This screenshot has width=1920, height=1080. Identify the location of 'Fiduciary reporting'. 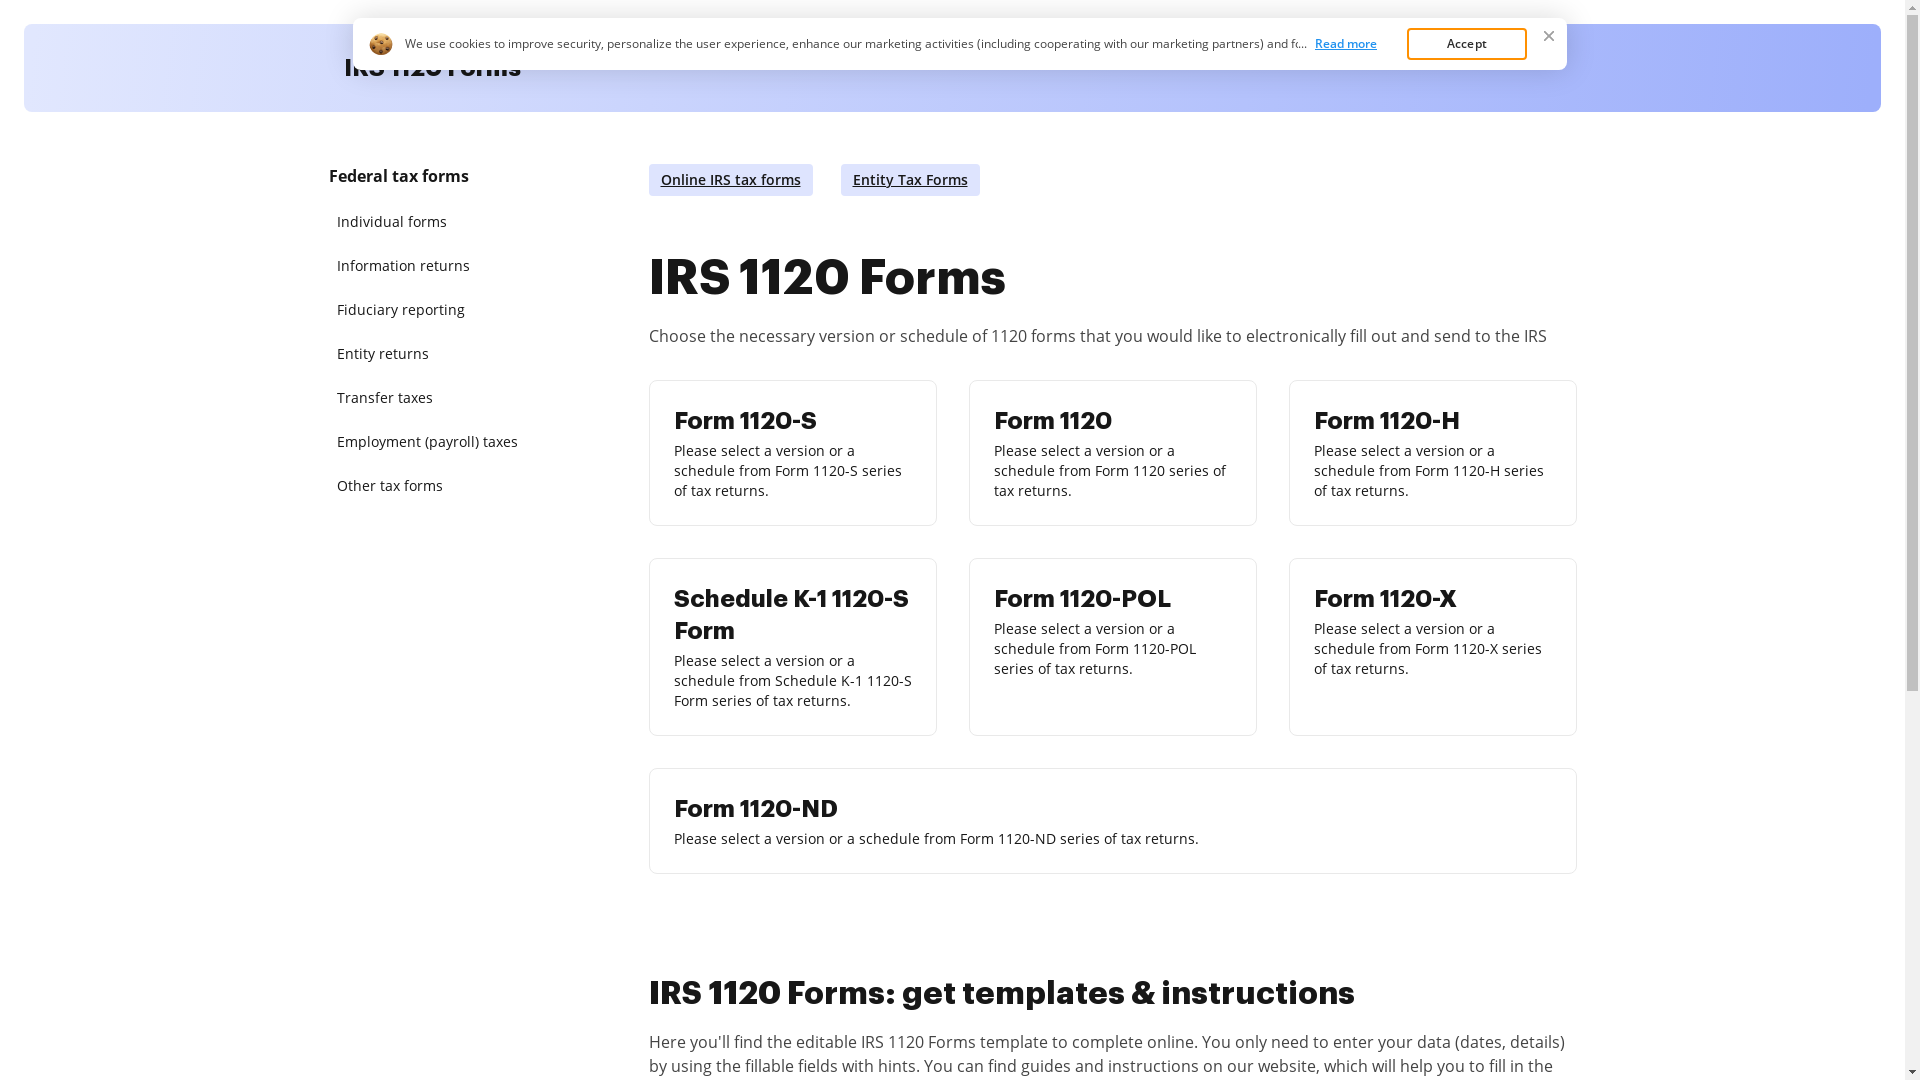
(431, 309).